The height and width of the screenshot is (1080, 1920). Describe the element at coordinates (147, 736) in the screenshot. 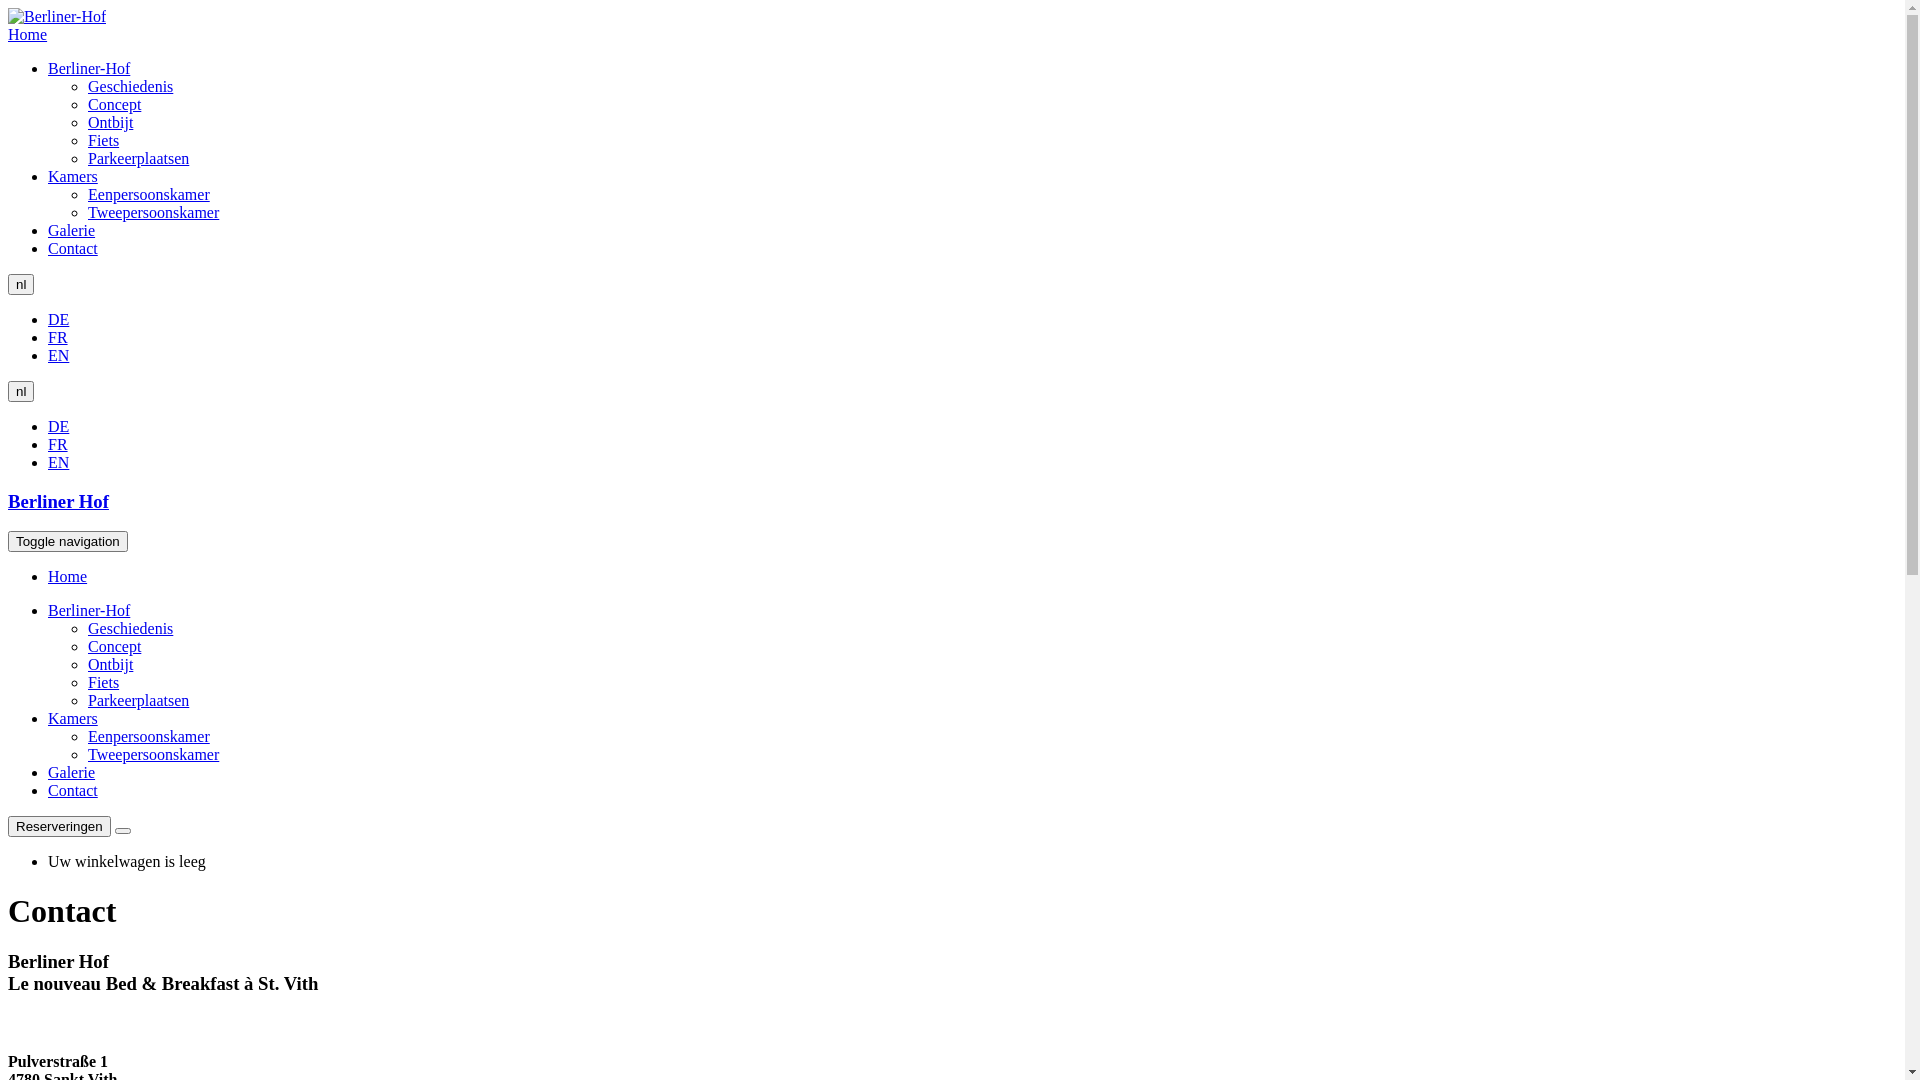

I see `'Eenpersoonskamer'` at that location.